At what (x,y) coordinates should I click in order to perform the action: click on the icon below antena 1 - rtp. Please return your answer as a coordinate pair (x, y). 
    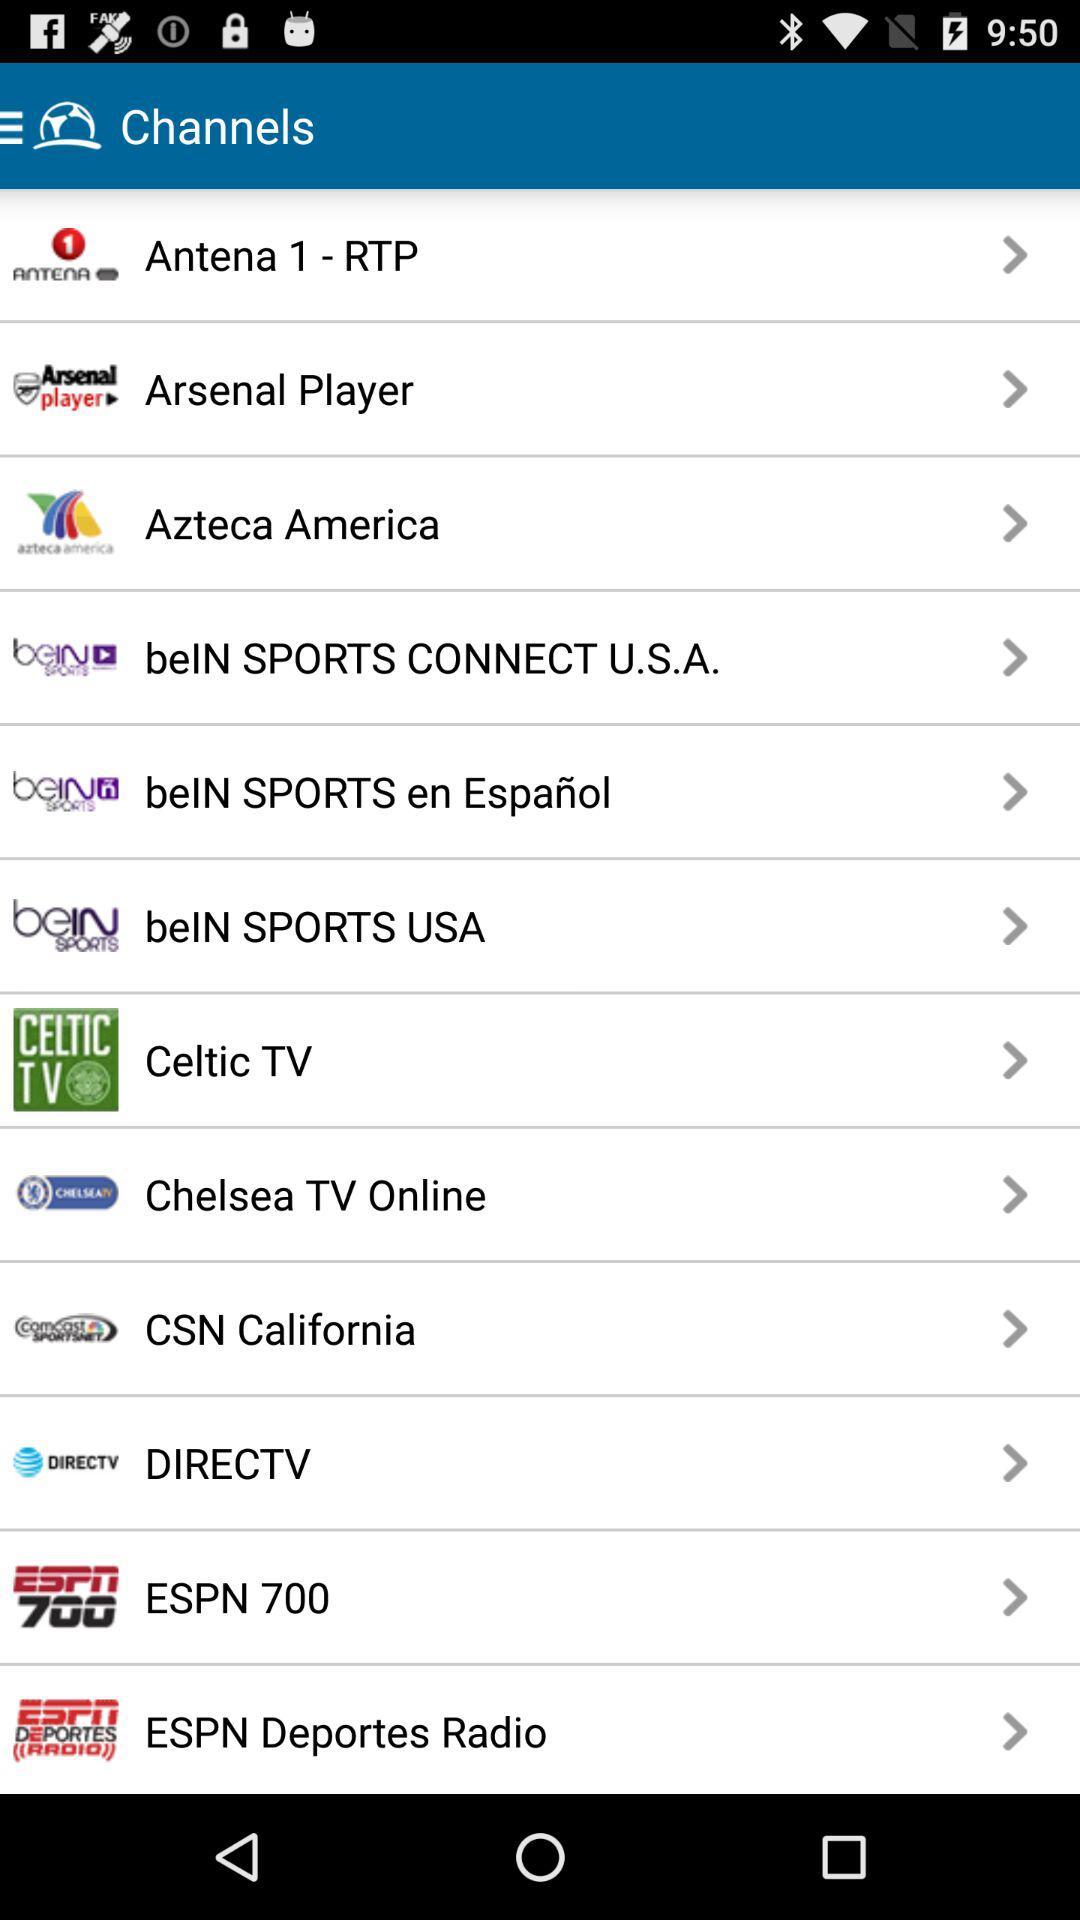
    Looking at the image, I should click on (484, 388).